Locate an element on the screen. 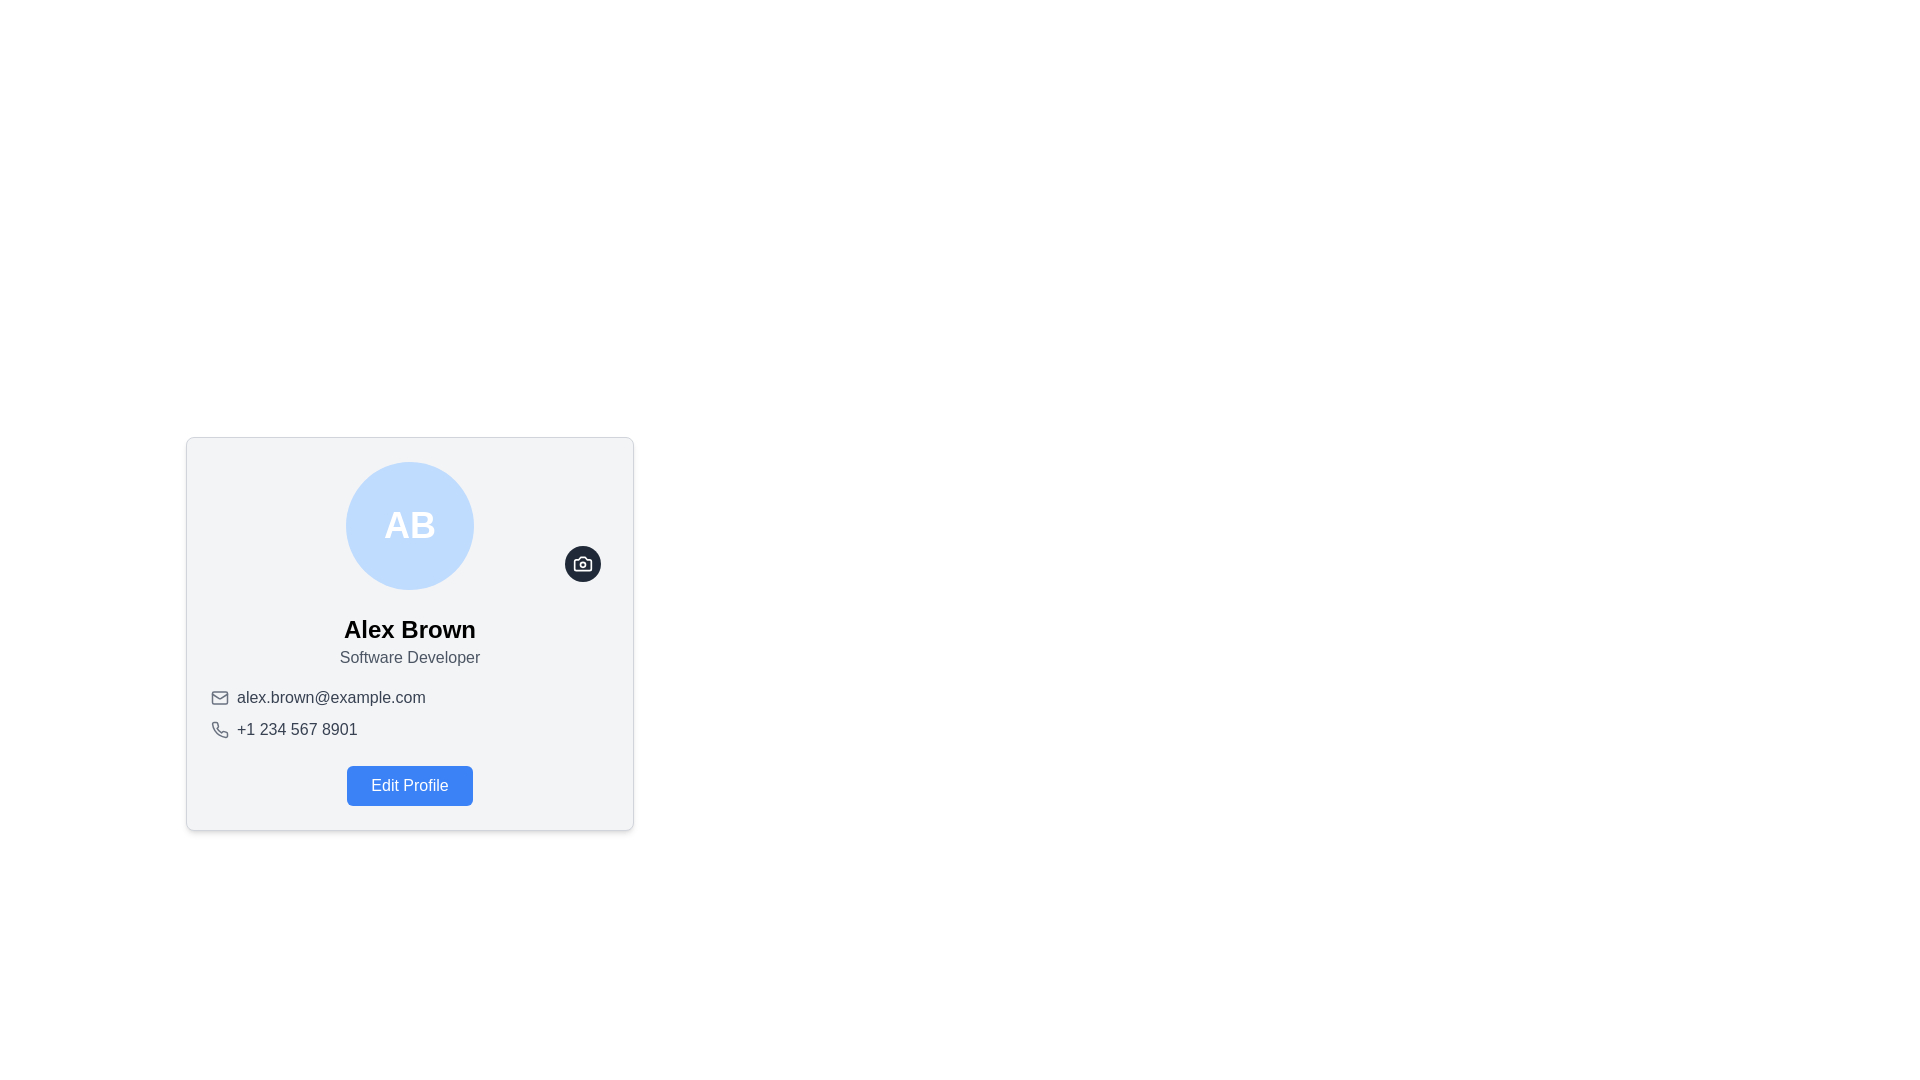  the circular button with a dark gray background and white camera icon, located at the bottom-right corner of the card containing the avatar 'AB', title 'Alex Brown', and contact details is located at coordinates (581, 563).